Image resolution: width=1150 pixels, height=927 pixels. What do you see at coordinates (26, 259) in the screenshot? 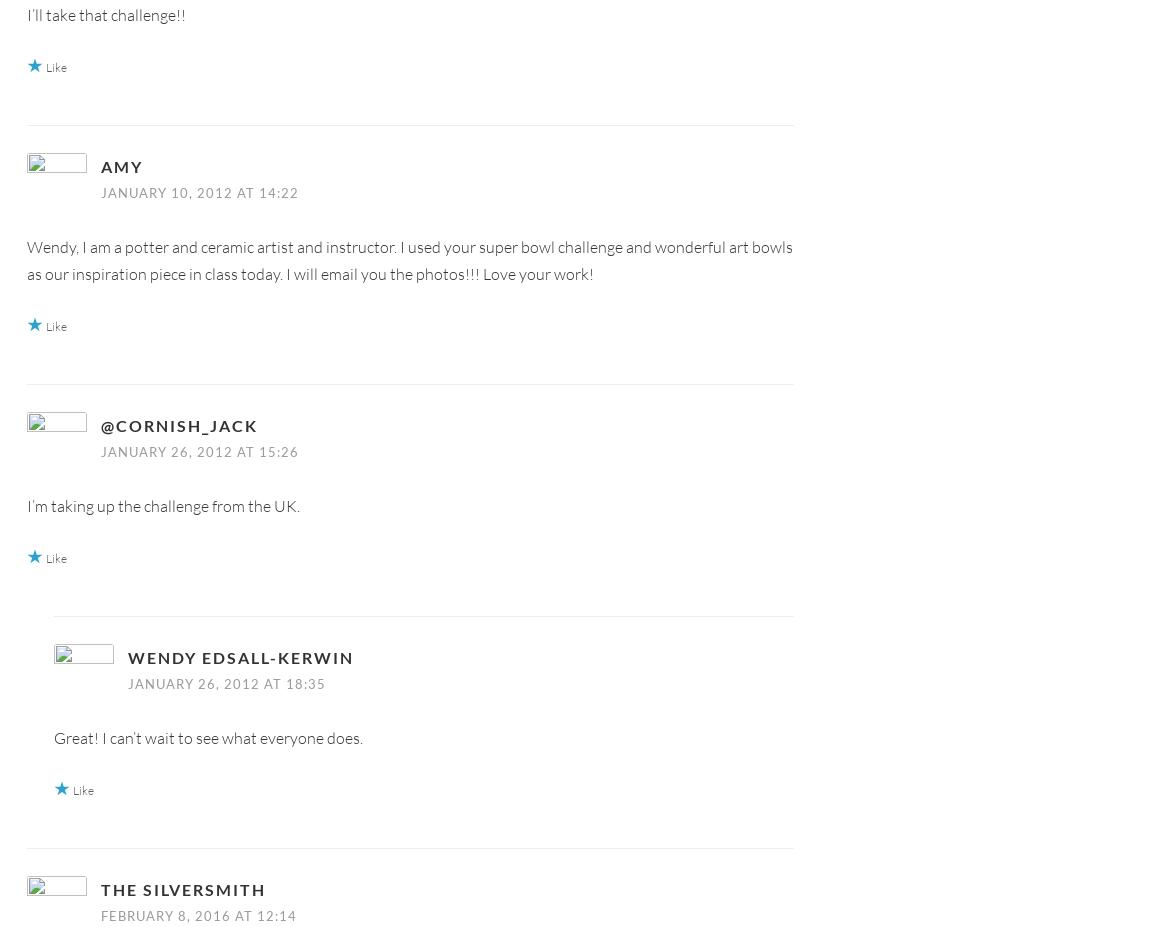
I see `'Wendy, I am a potter and ceramic artist and instructor. I used your super bowl challenge and wonderful art bowls as our inspiration piece in class today. I will email you the photos!!! Love your work!'` at bounding box center [26, 259].